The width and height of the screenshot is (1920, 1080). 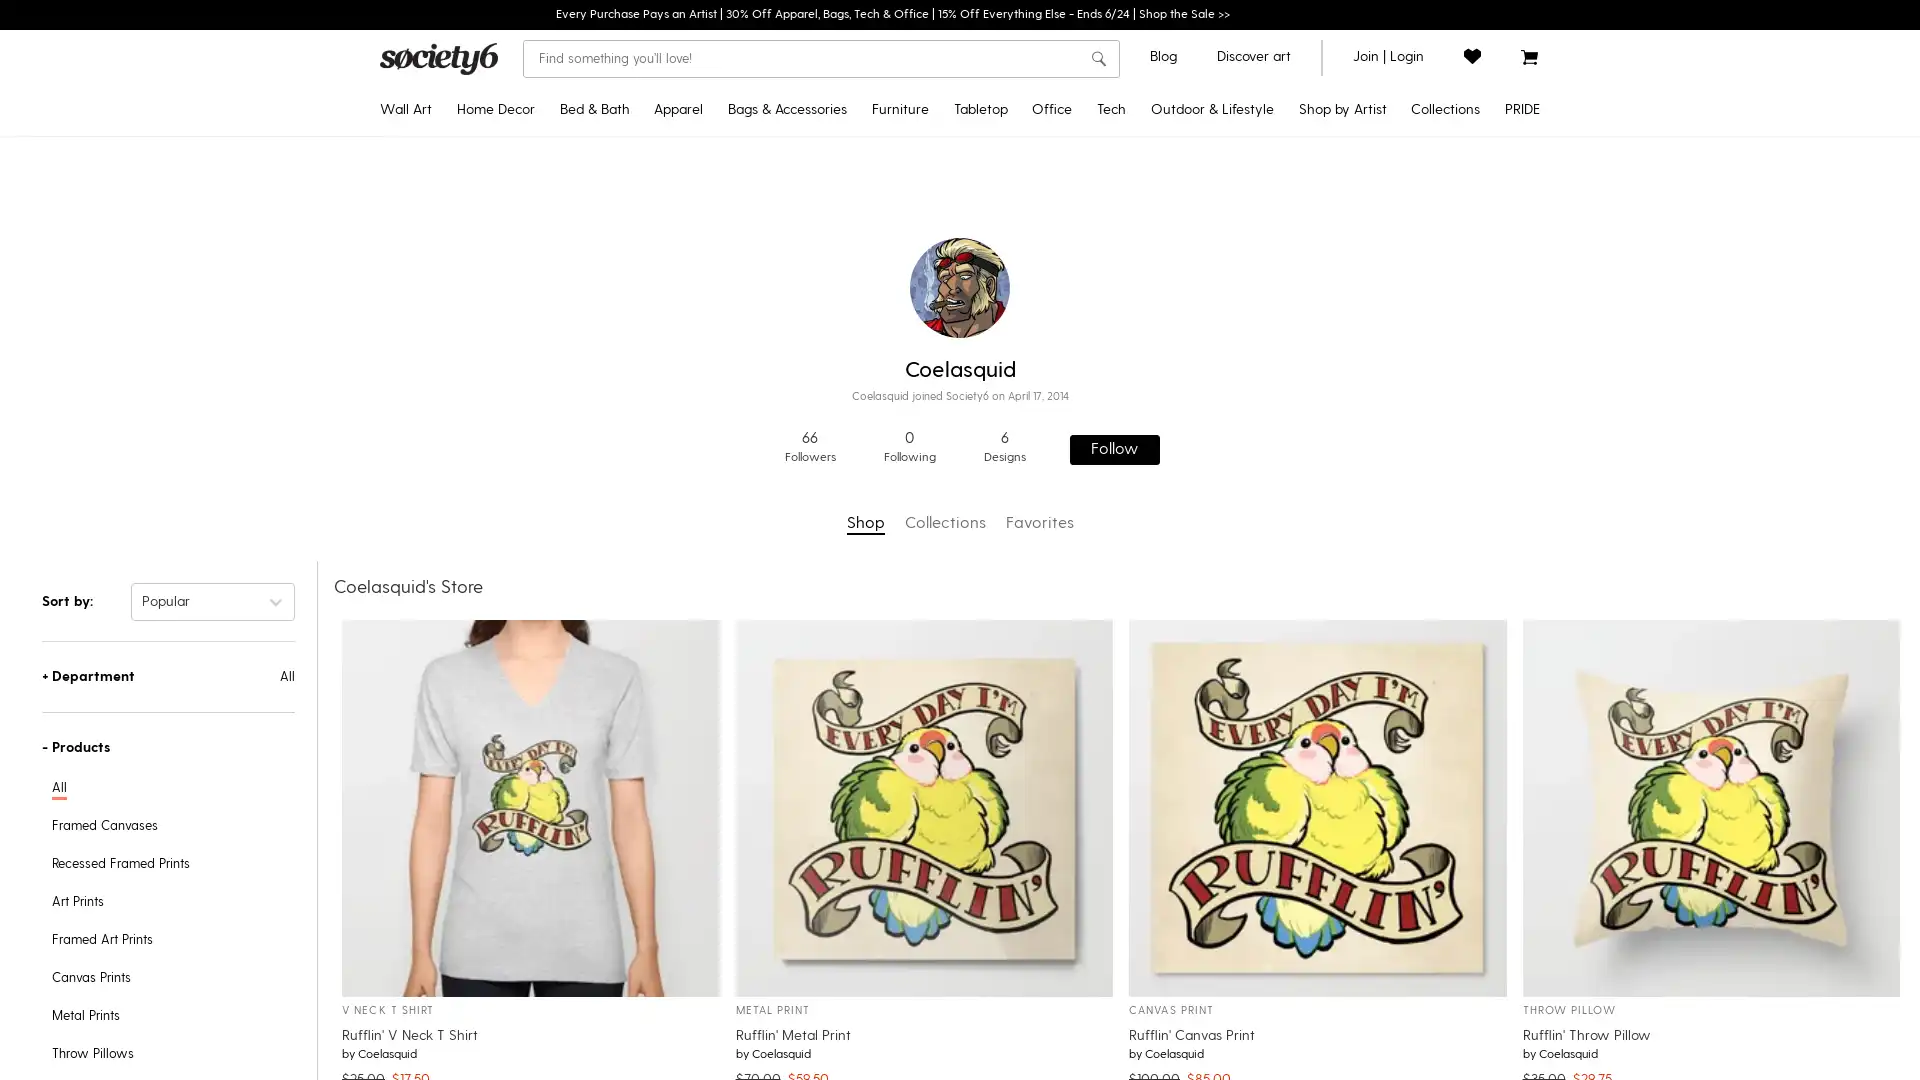 What do you see at coordinates (801, 289) in the screenshot?
I see `Socks` at bounding box center [801, 289].